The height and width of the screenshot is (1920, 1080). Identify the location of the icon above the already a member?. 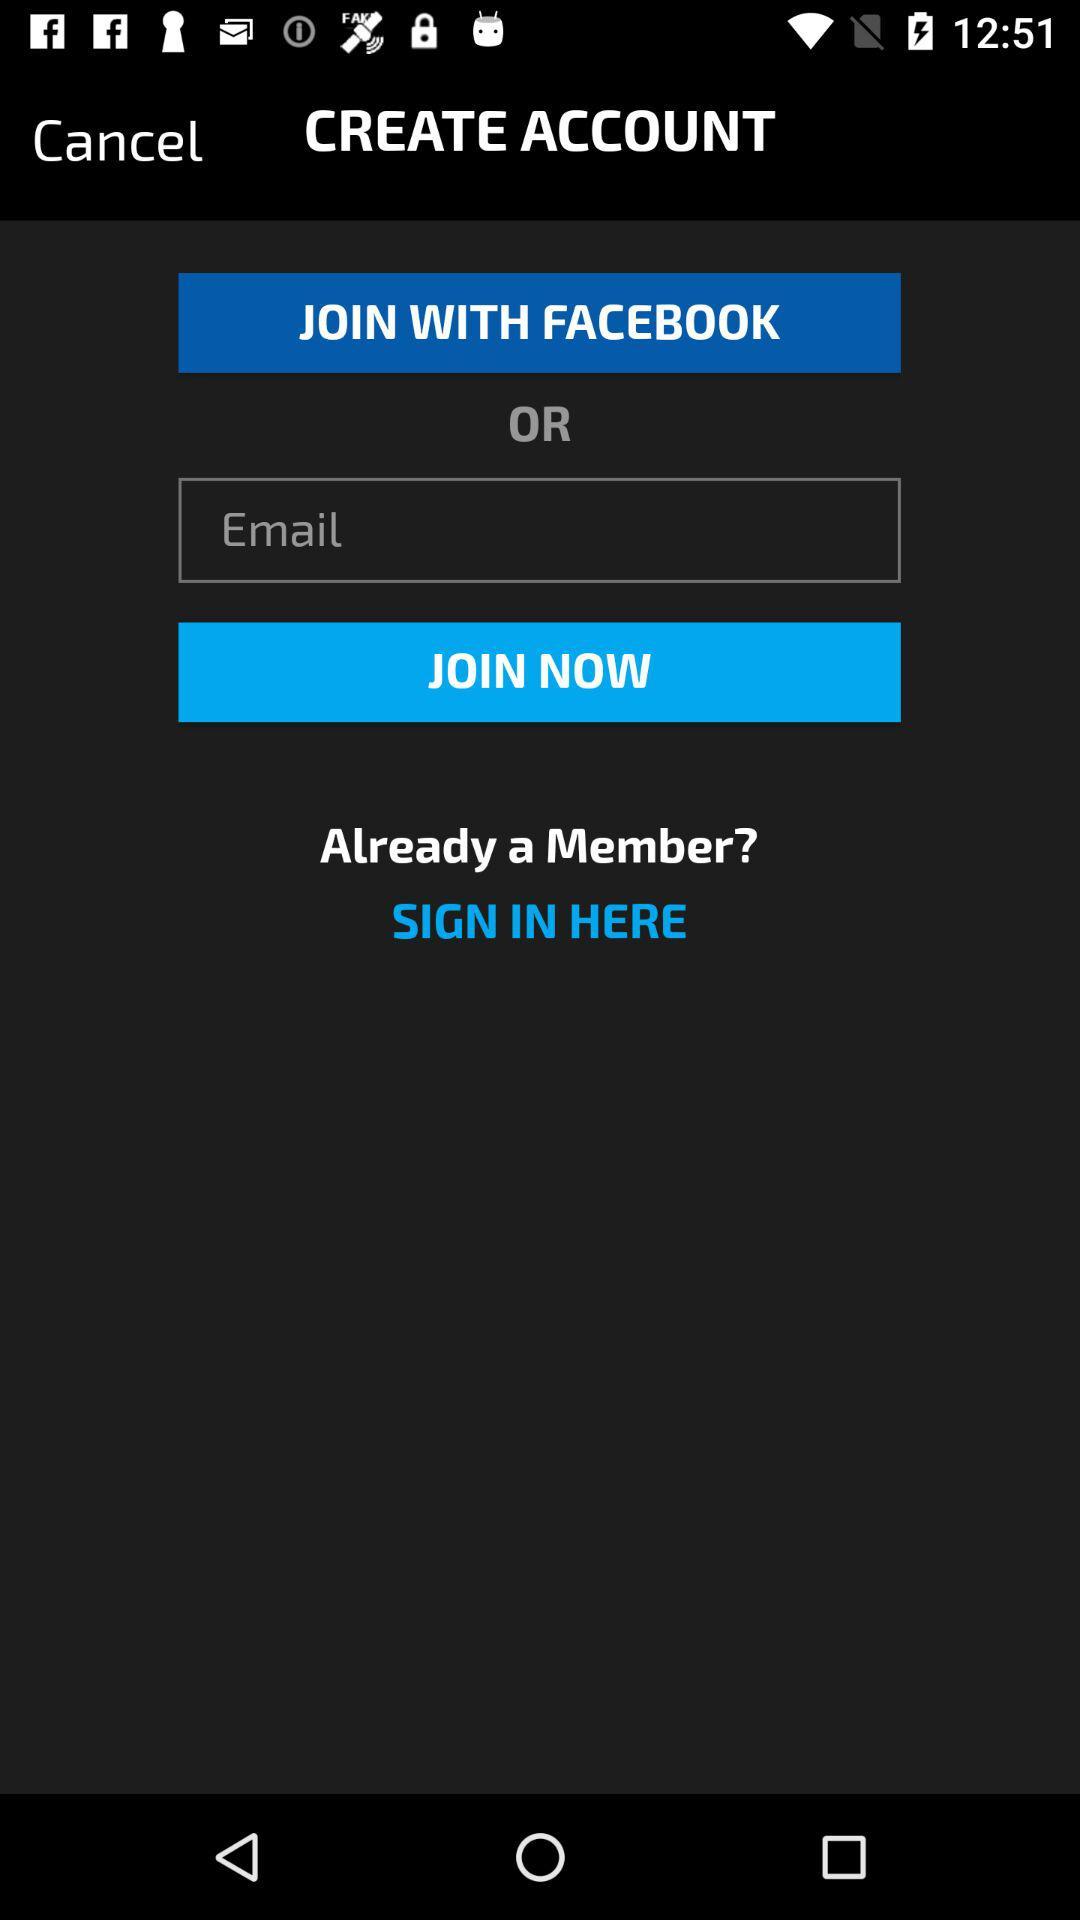
(538, 672).